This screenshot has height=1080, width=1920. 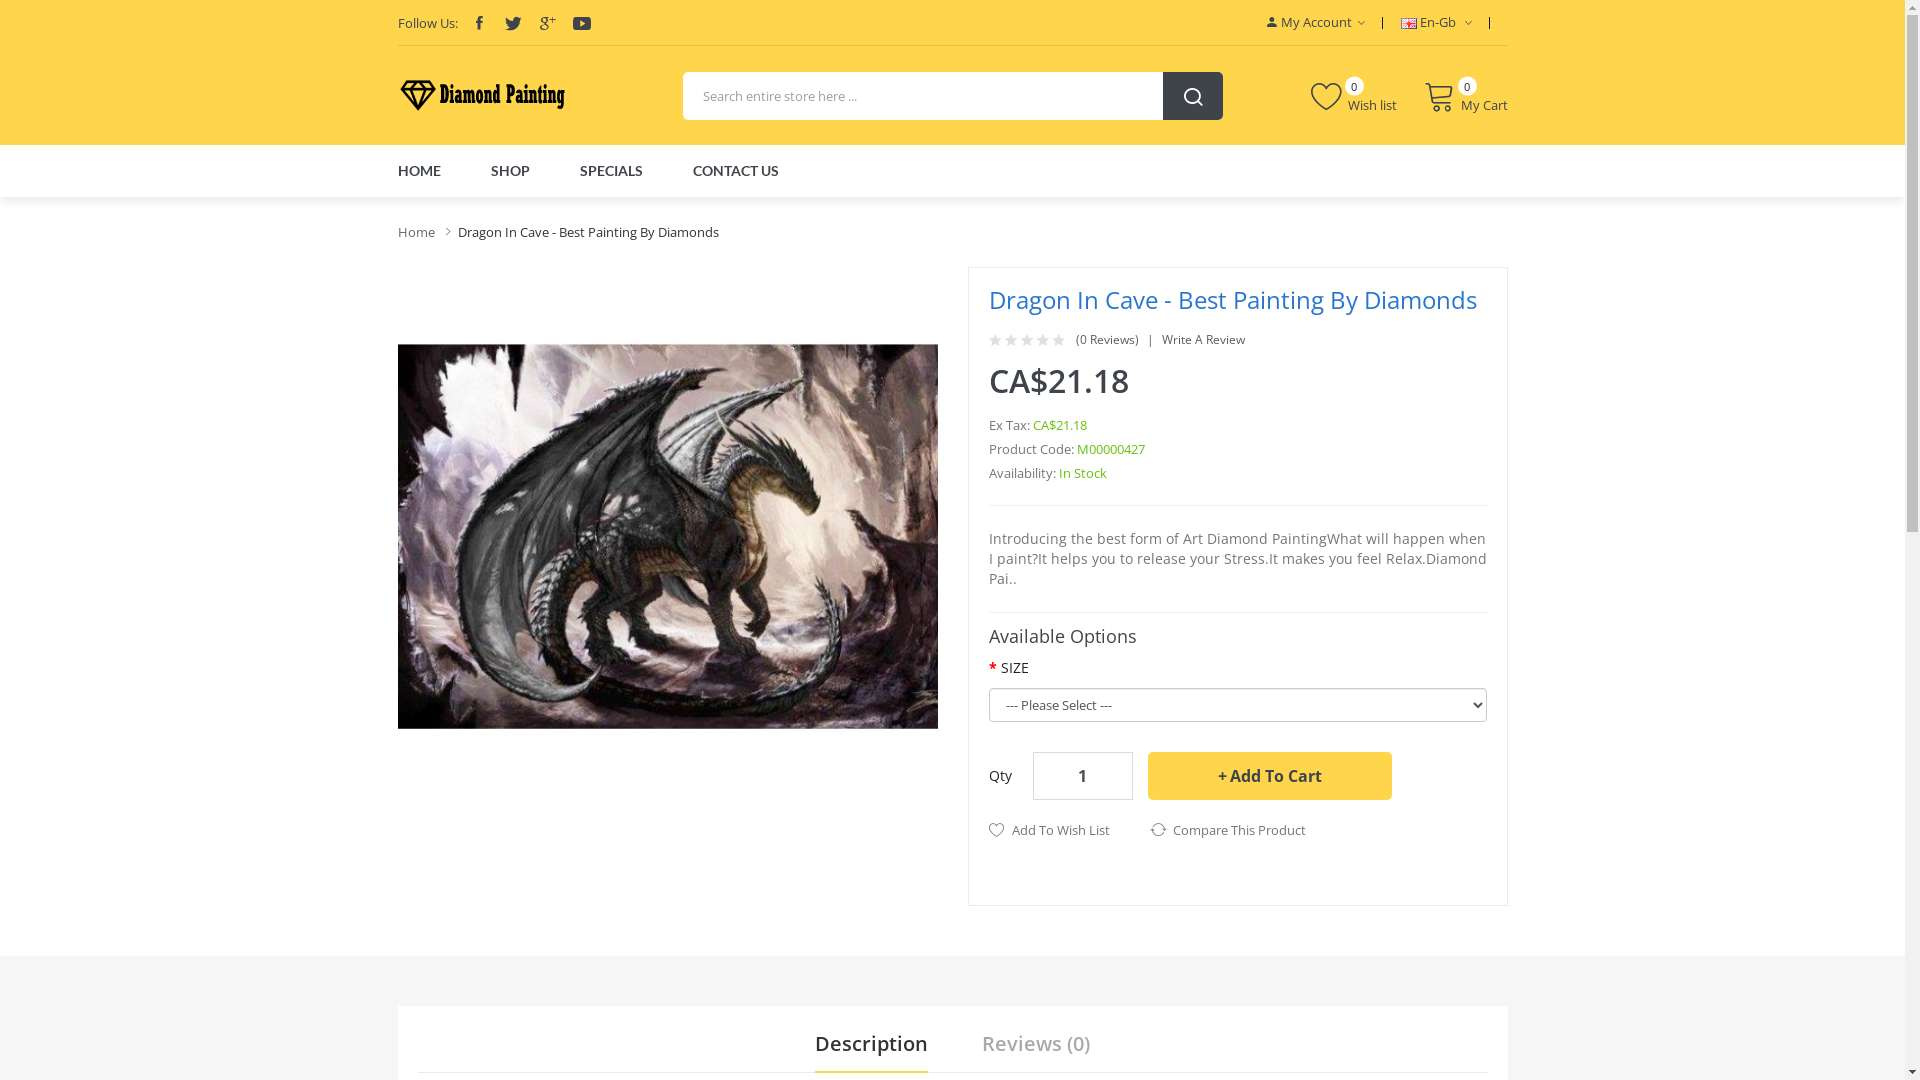 What do you see at coordinates (547, 23) in the screenshot?
I see `'Google'` at bounding box center [547, 23].